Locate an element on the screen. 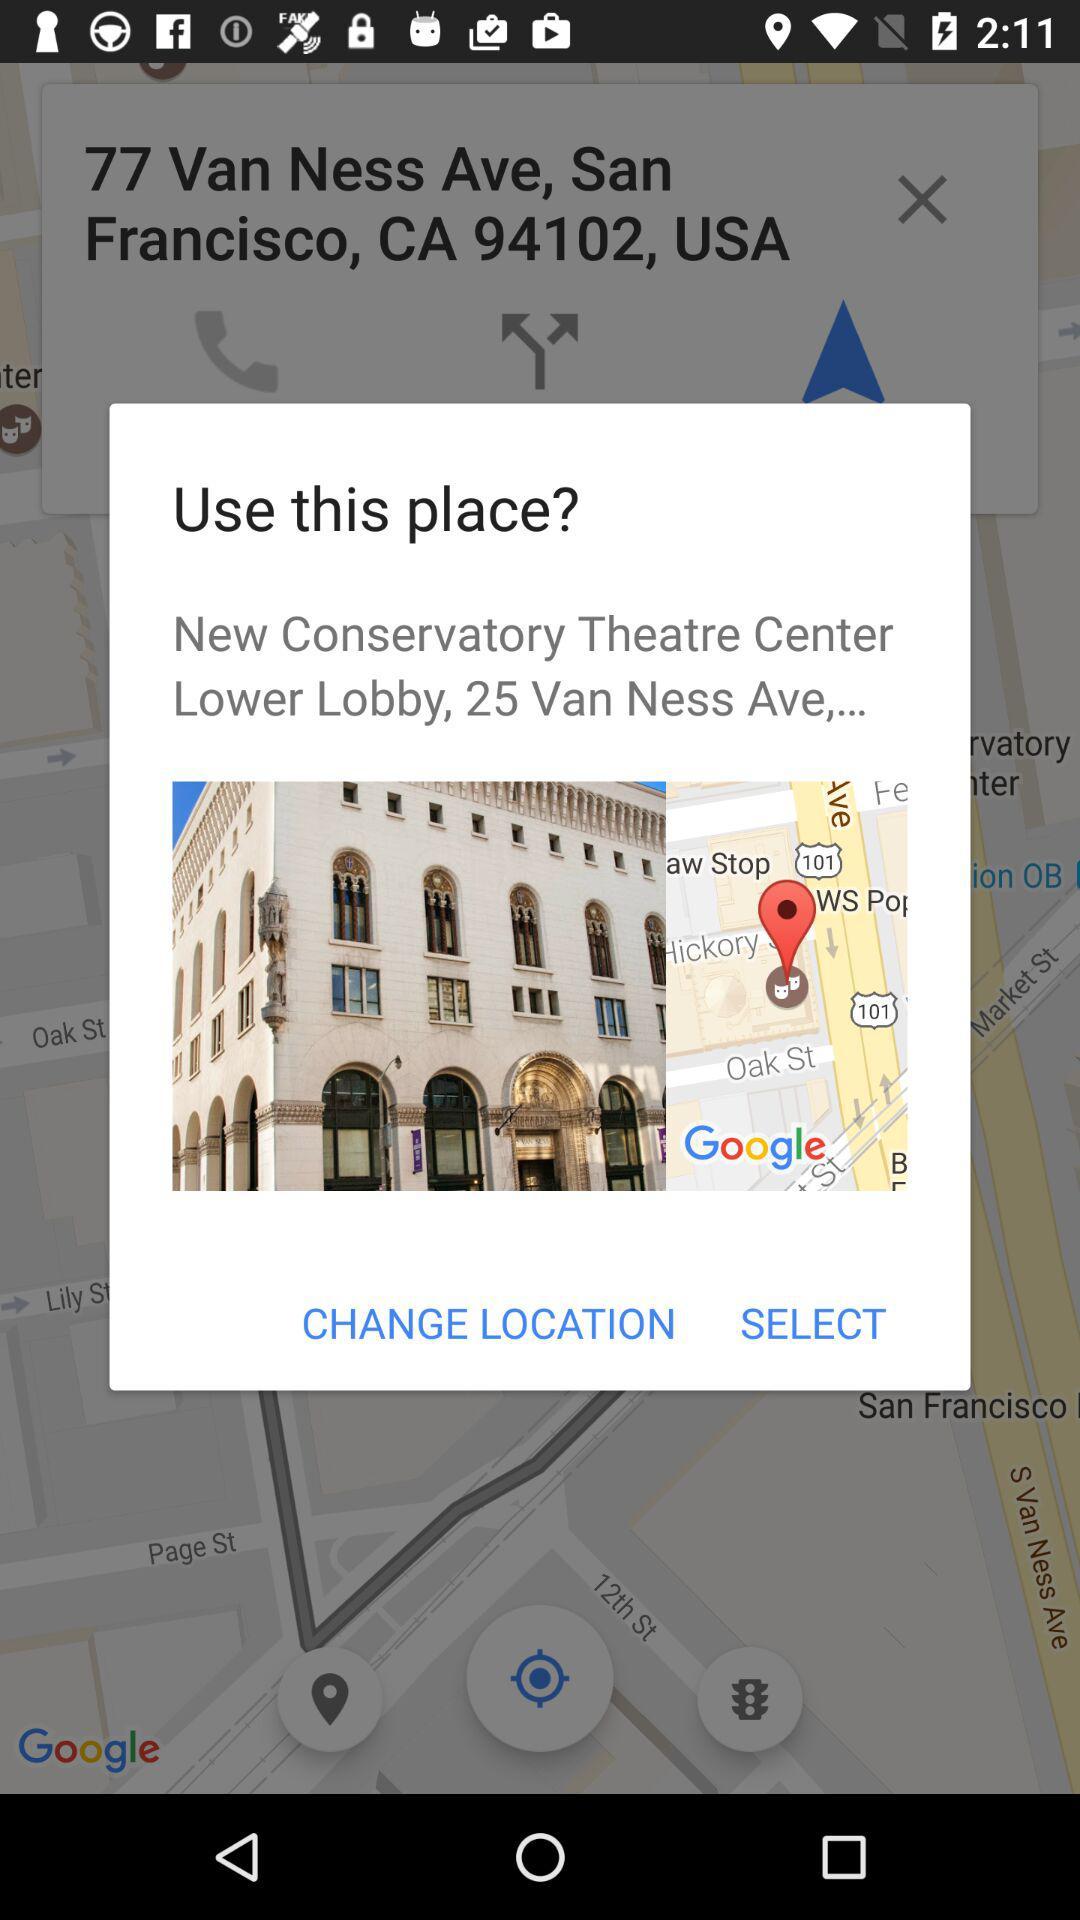 This screenshot has width=1080, height=1920. change location item is located at coordinates (489, 1322).